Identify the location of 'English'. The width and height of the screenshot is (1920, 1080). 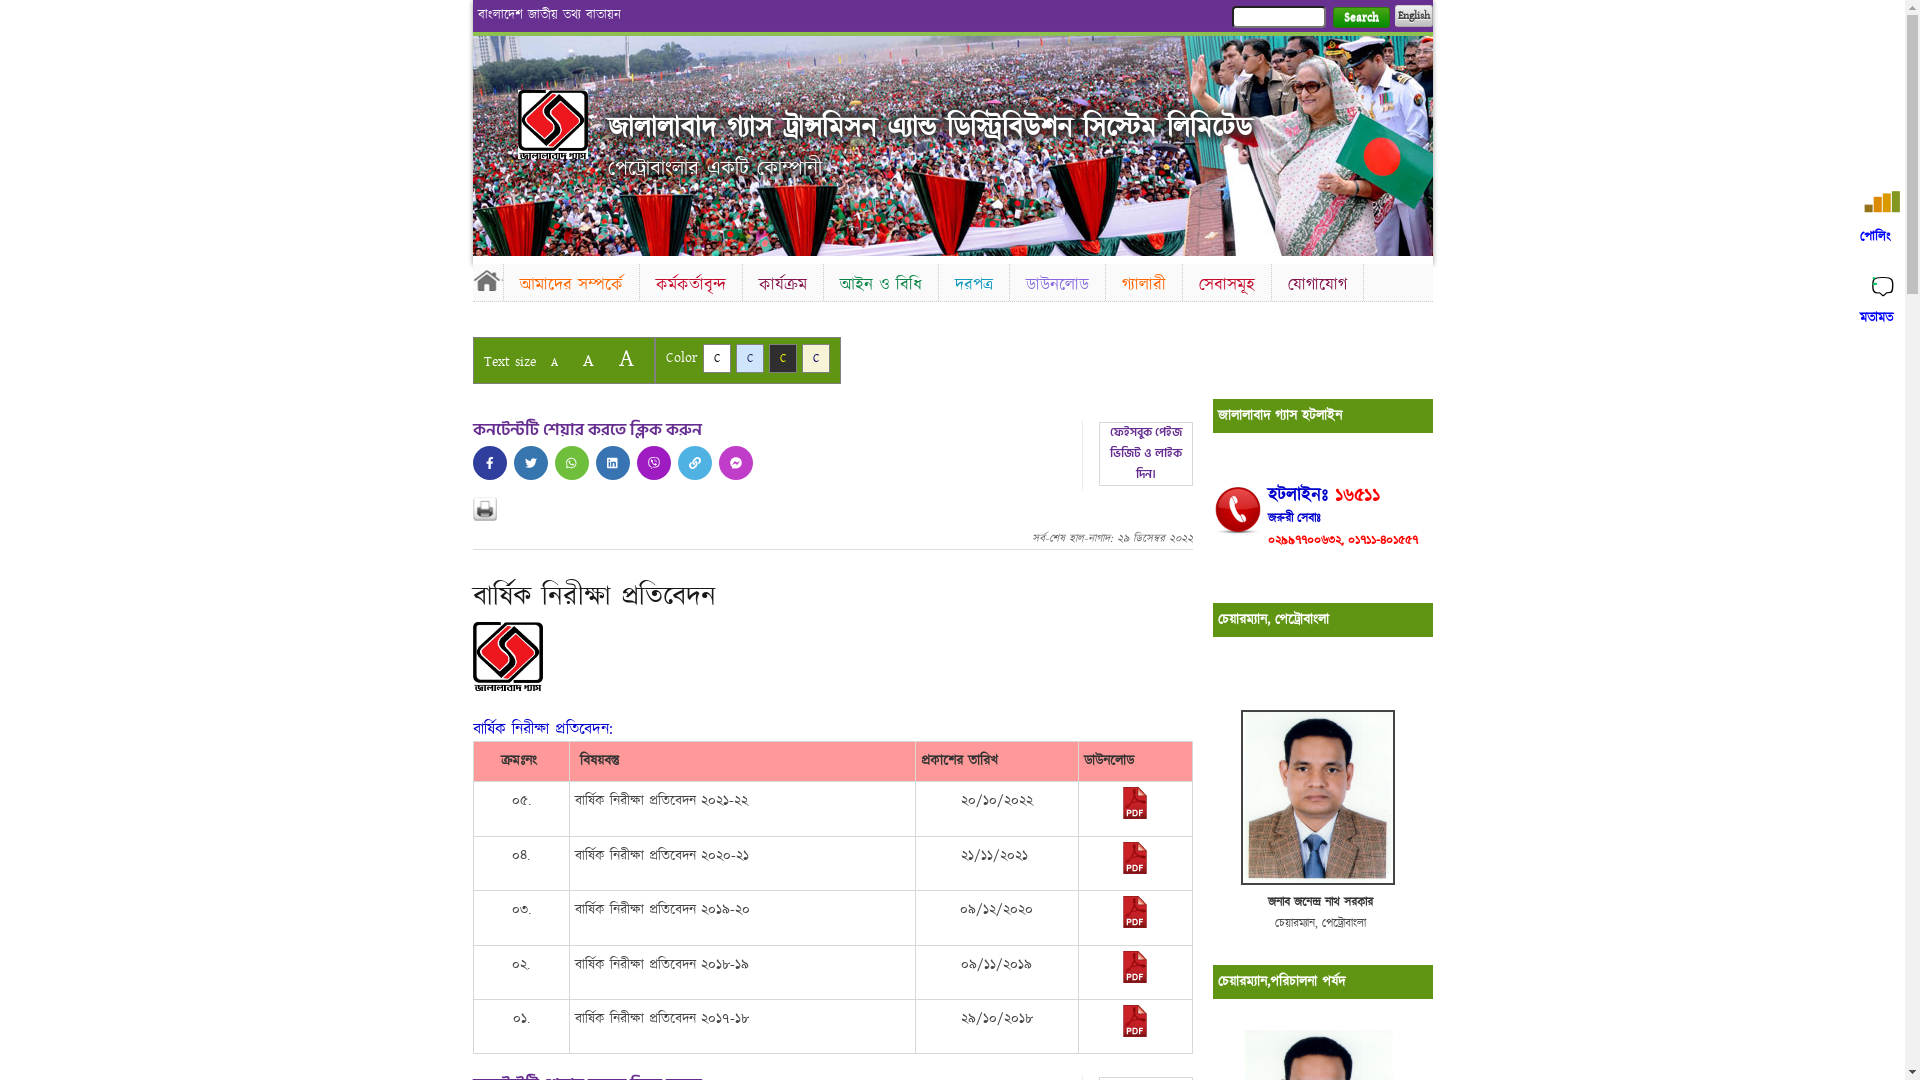
(1392, 15).